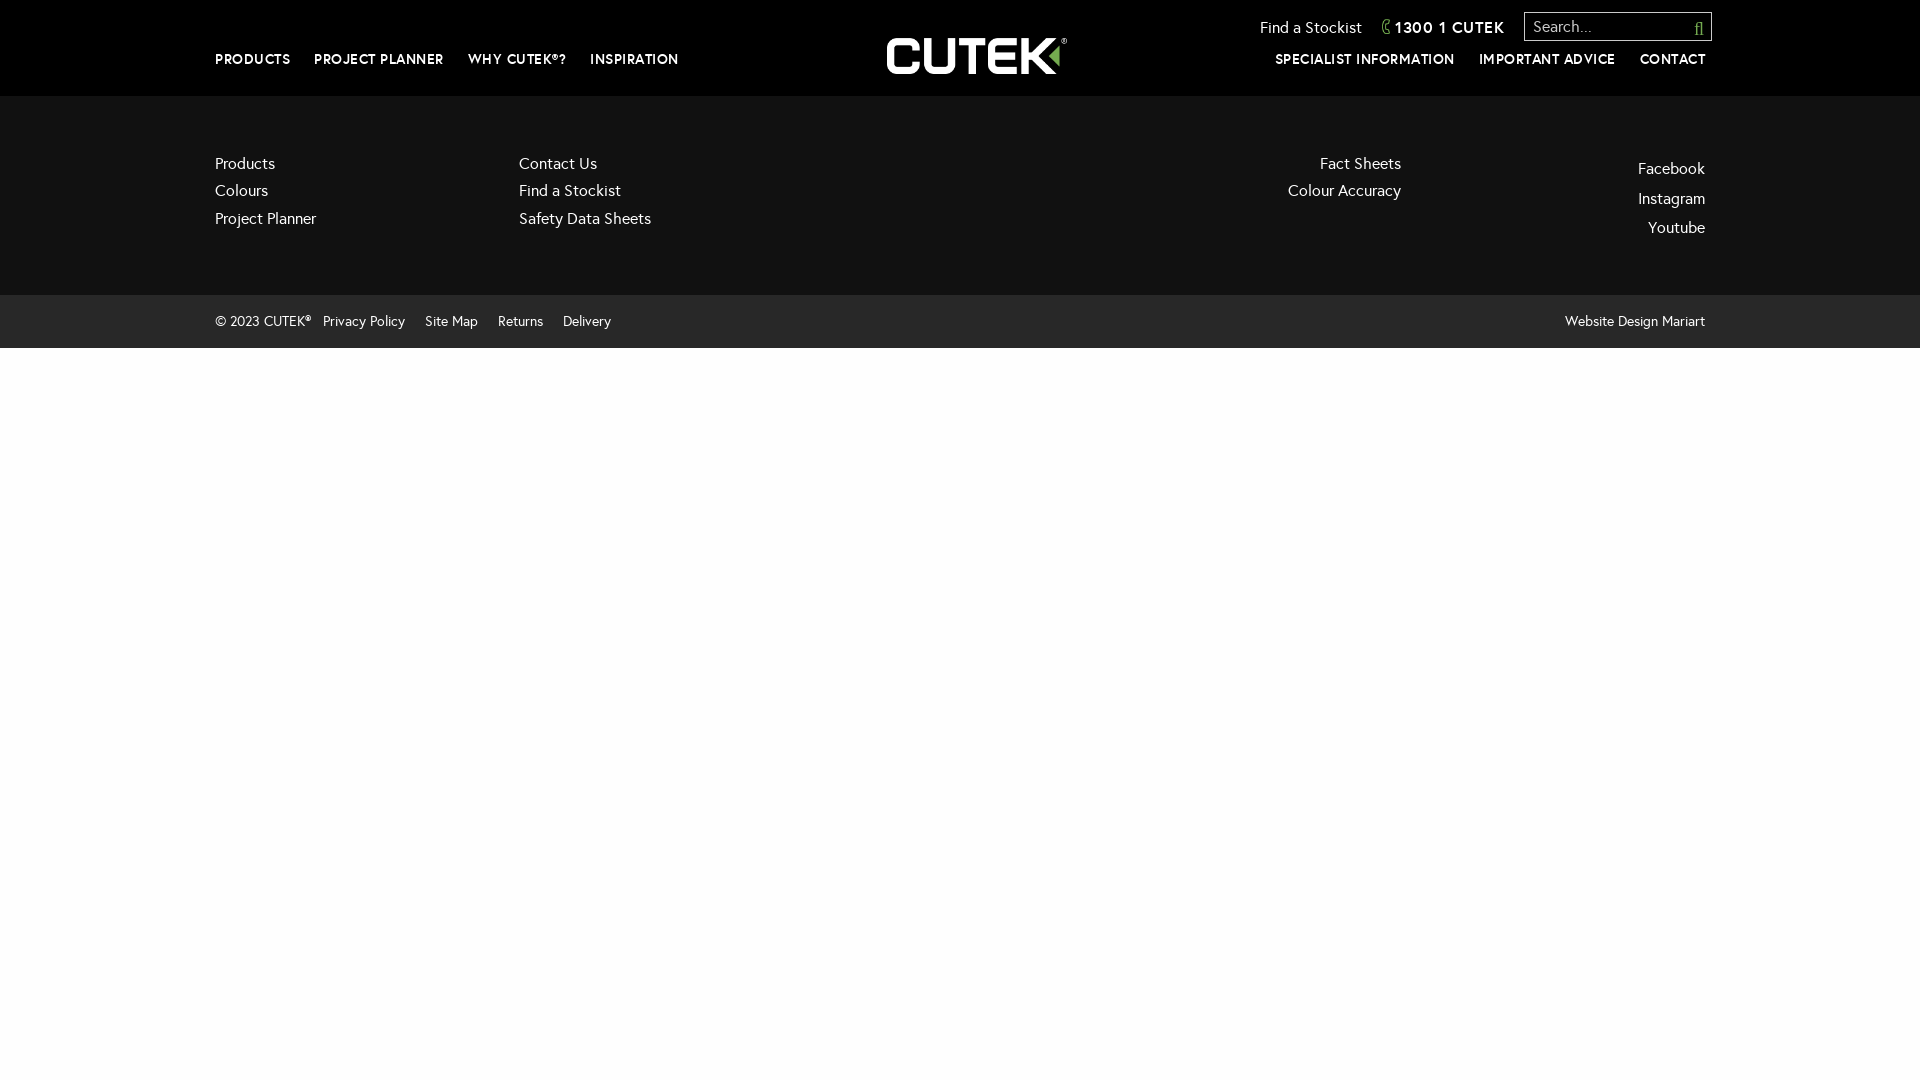  What do you see at coordinates (1567, 226) in the screenshot?
I see `'Youtube'` at bounding box center [1567, 226].